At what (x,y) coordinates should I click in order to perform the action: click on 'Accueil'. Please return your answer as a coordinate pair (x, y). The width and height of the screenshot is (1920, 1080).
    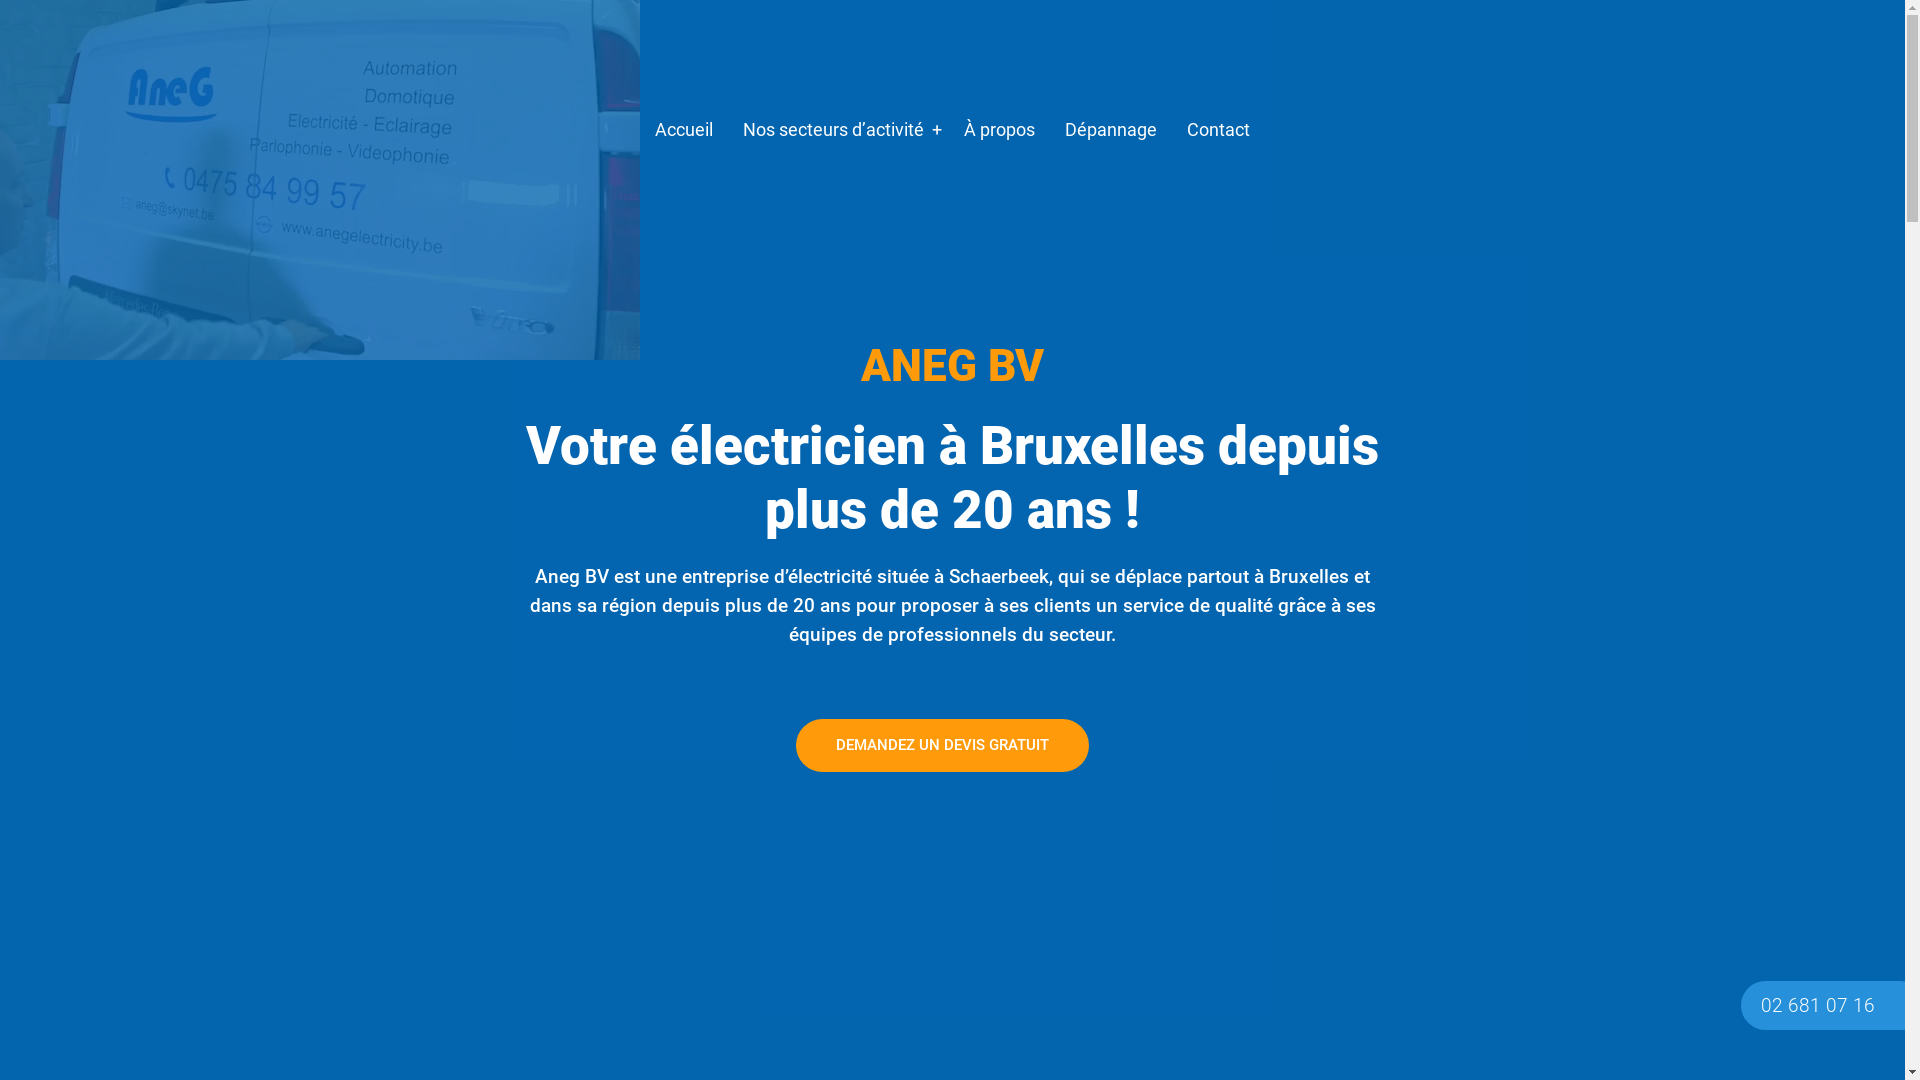
    Looking at the image, I should click on (683, 130).